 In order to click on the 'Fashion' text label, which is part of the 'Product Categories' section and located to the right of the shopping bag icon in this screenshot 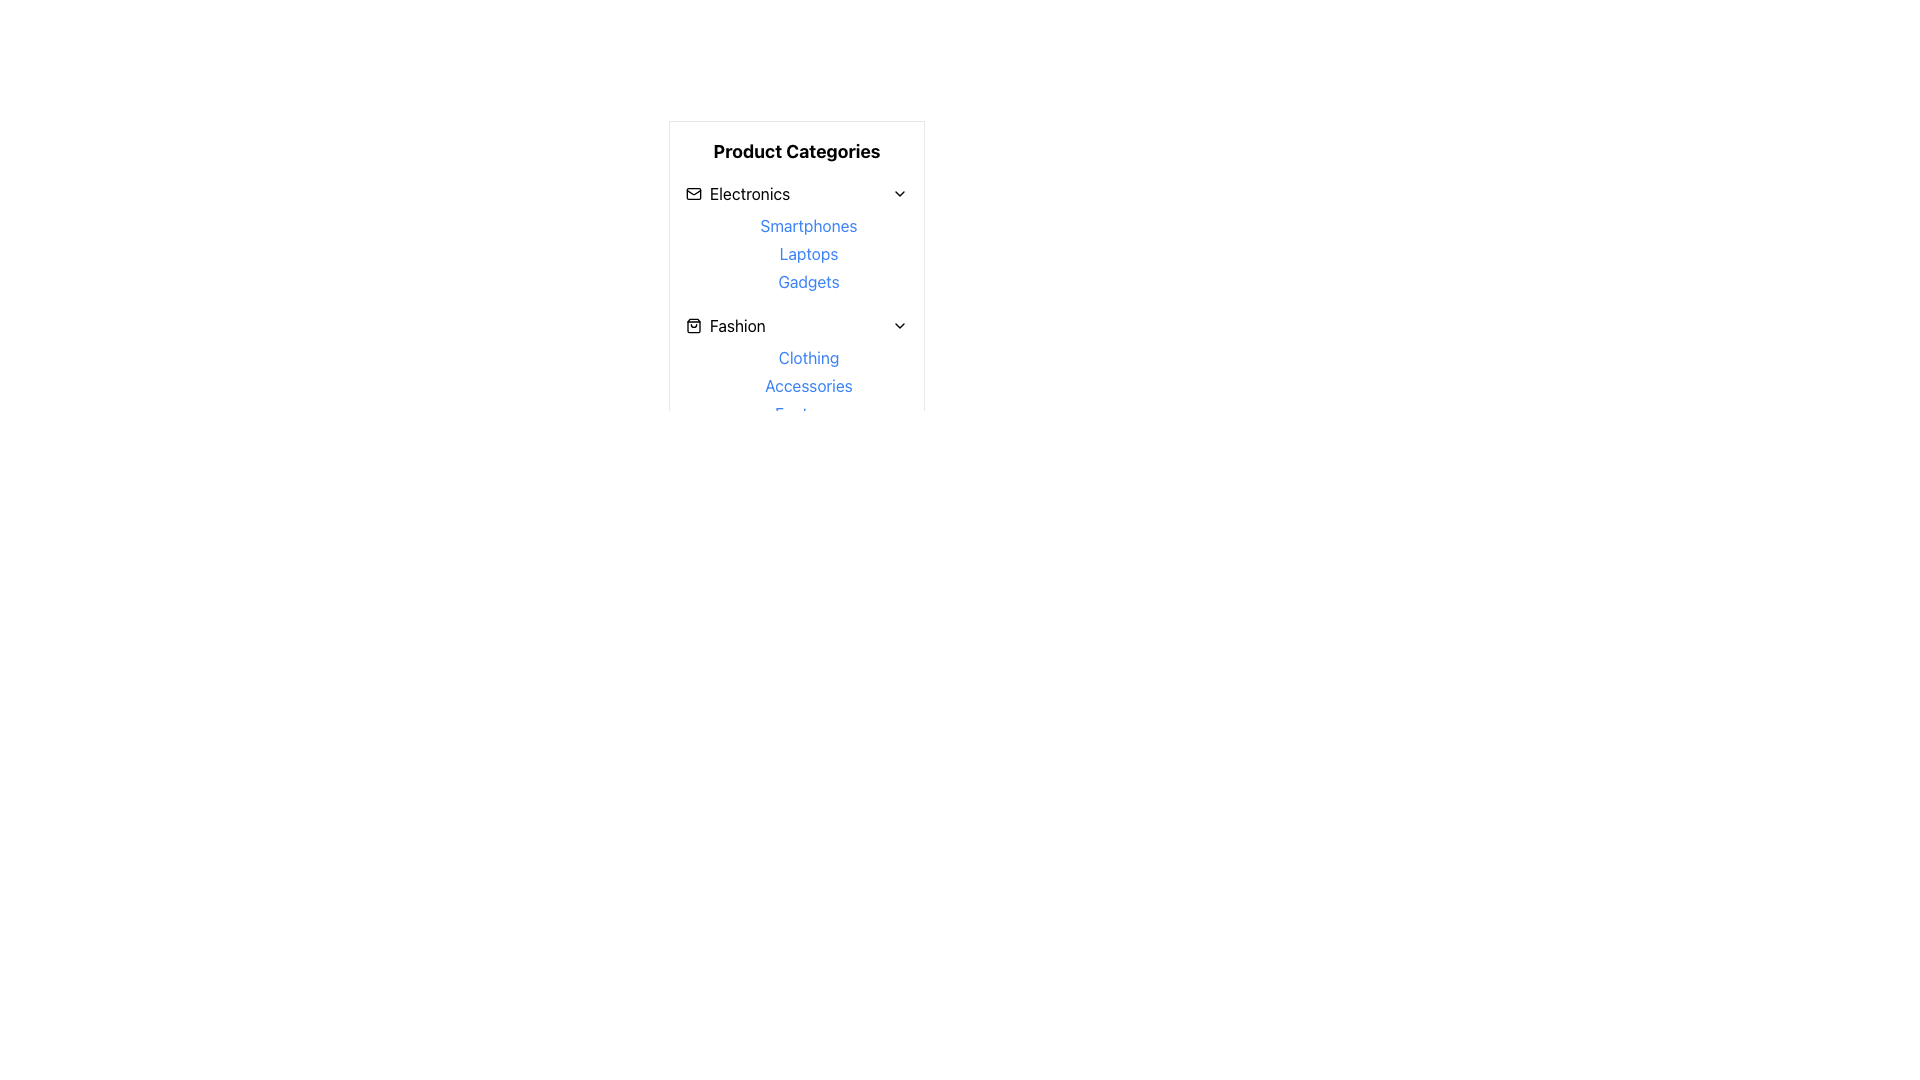, I will do `click(736, 325)`.